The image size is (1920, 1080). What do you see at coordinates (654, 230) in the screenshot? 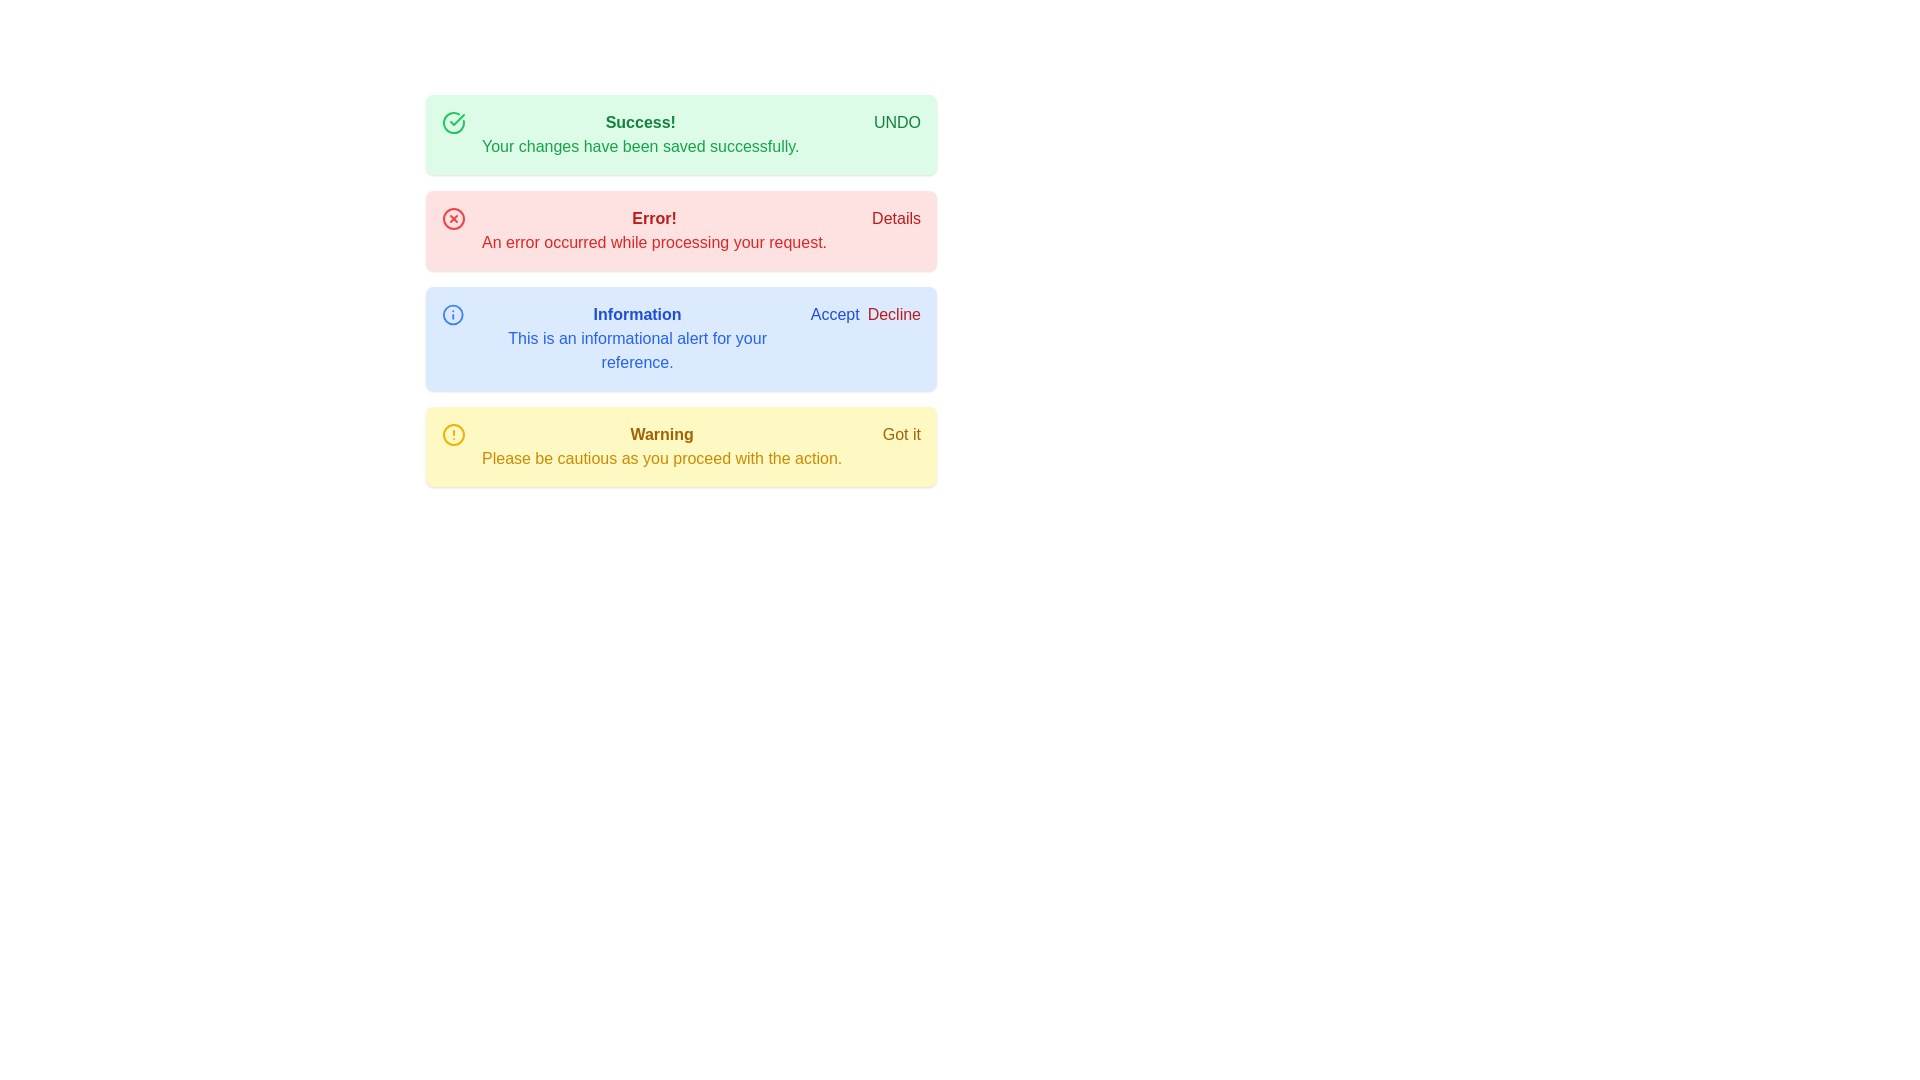
I see `error message displayed in the red-shaded notification box, which is centered in the interface` at bounding box center [654, 230].